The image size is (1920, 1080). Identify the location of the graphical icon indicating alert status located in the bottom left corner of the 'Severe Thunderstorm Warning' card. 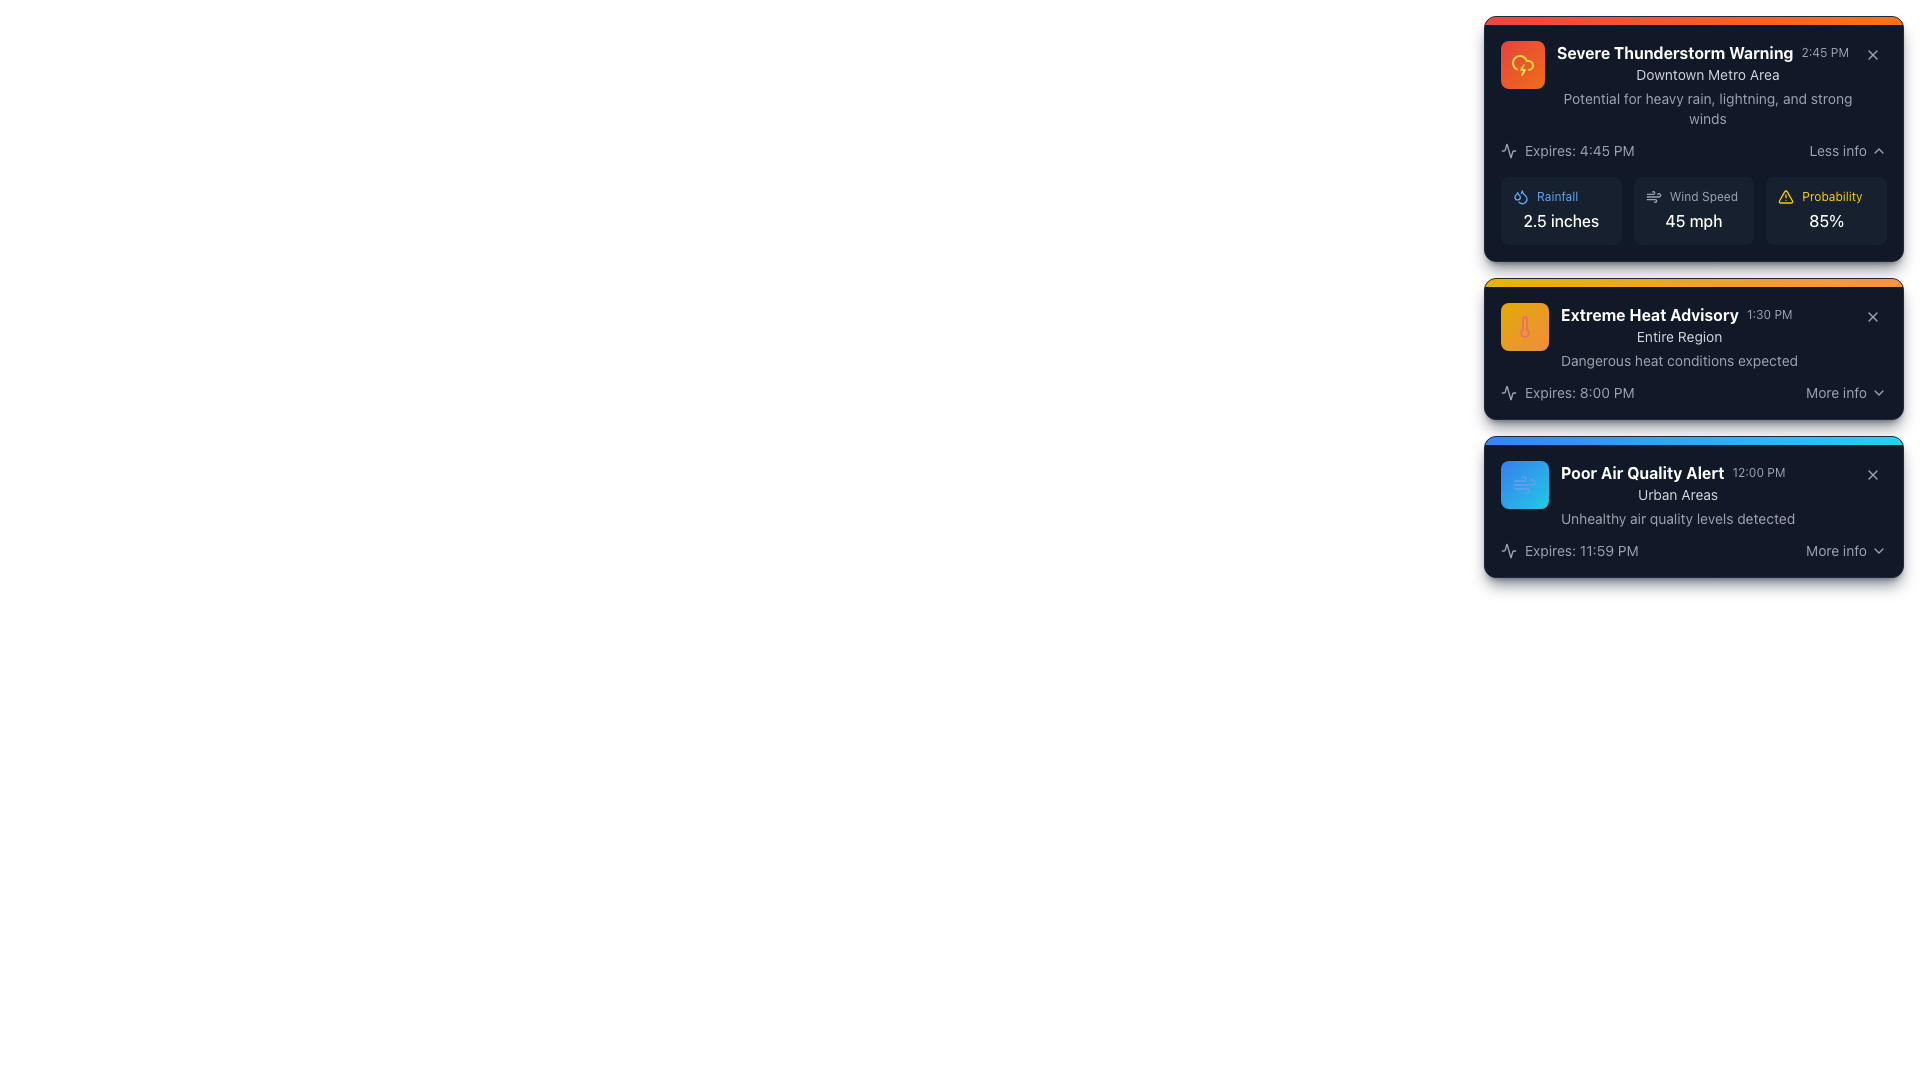
(1508, 393).